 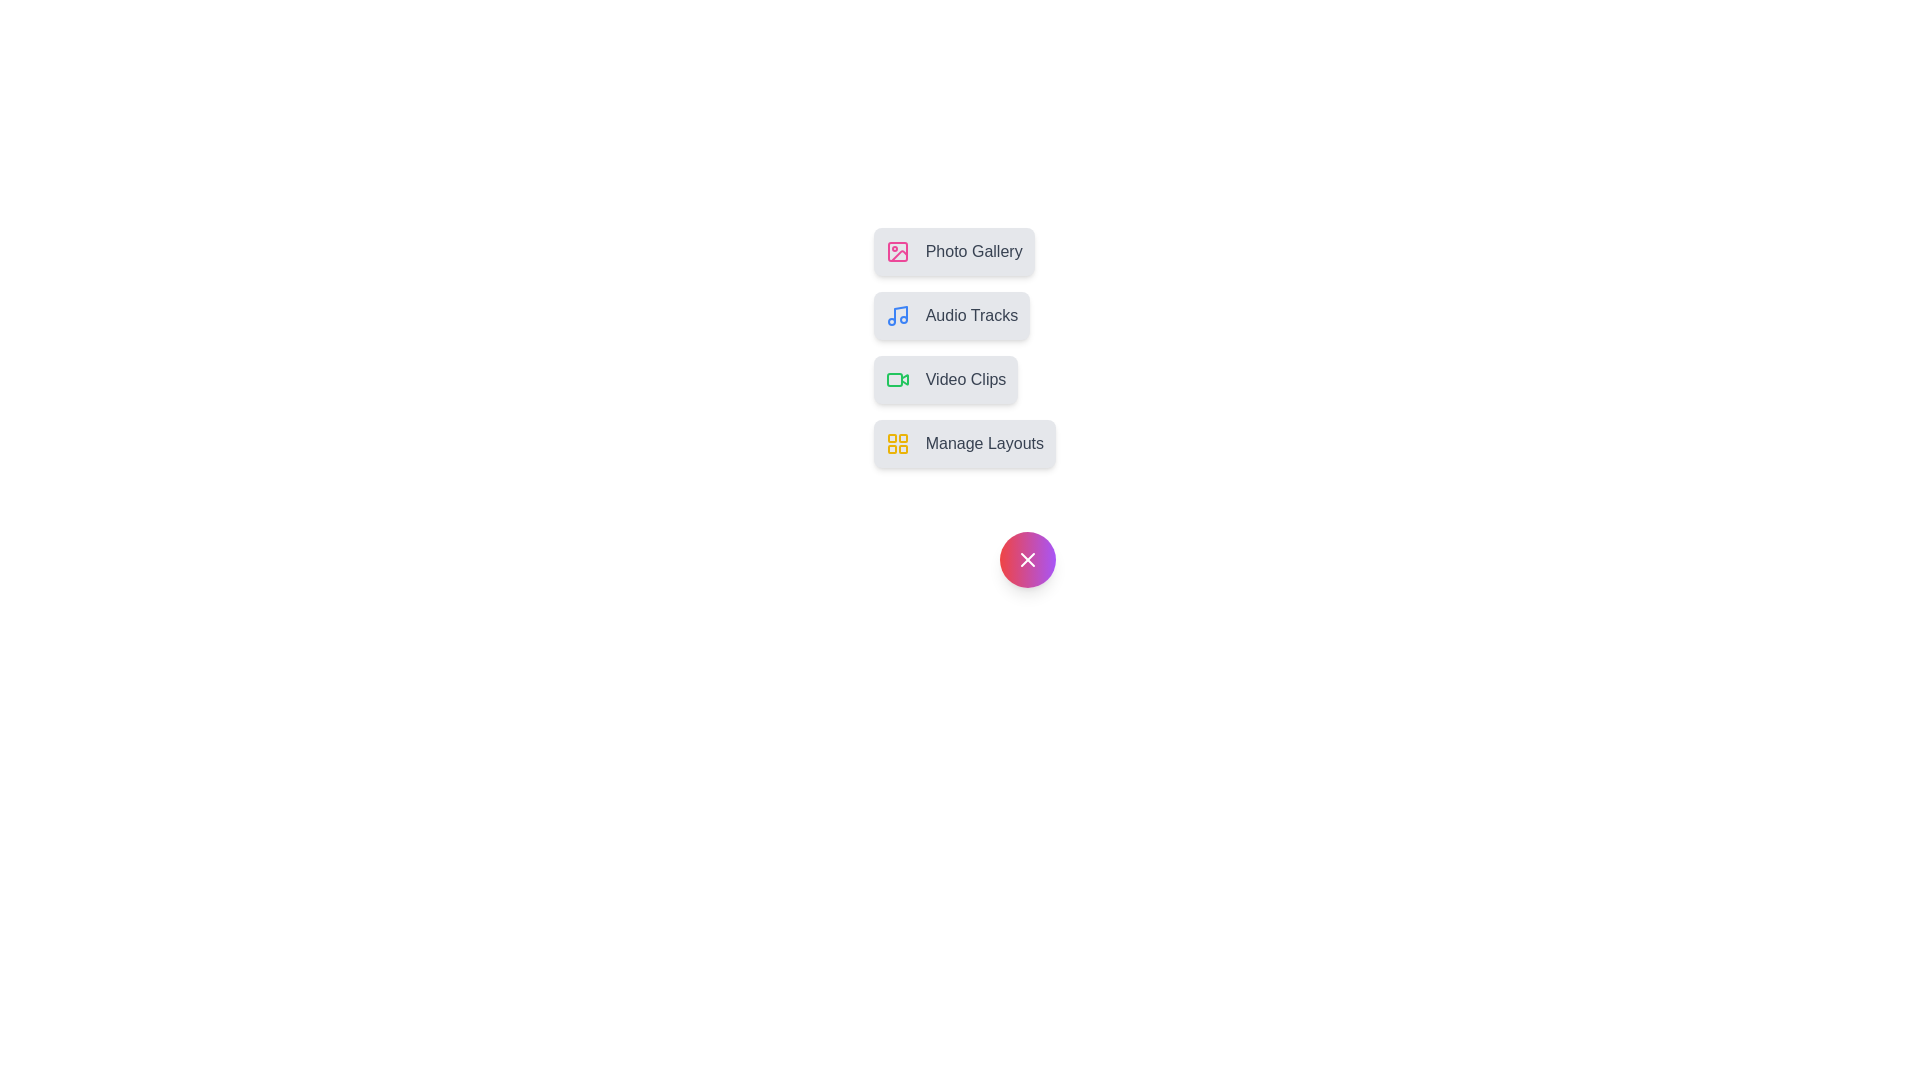 What do you see at coordinates (965, 380) in the screenshot?
I see `label that indicates the title of the associated functionality, located within a button-like structure in a vertical list, specifically between 'Audio Tracks' and 'Manage Layouts'` at bounding box center [965, 380].